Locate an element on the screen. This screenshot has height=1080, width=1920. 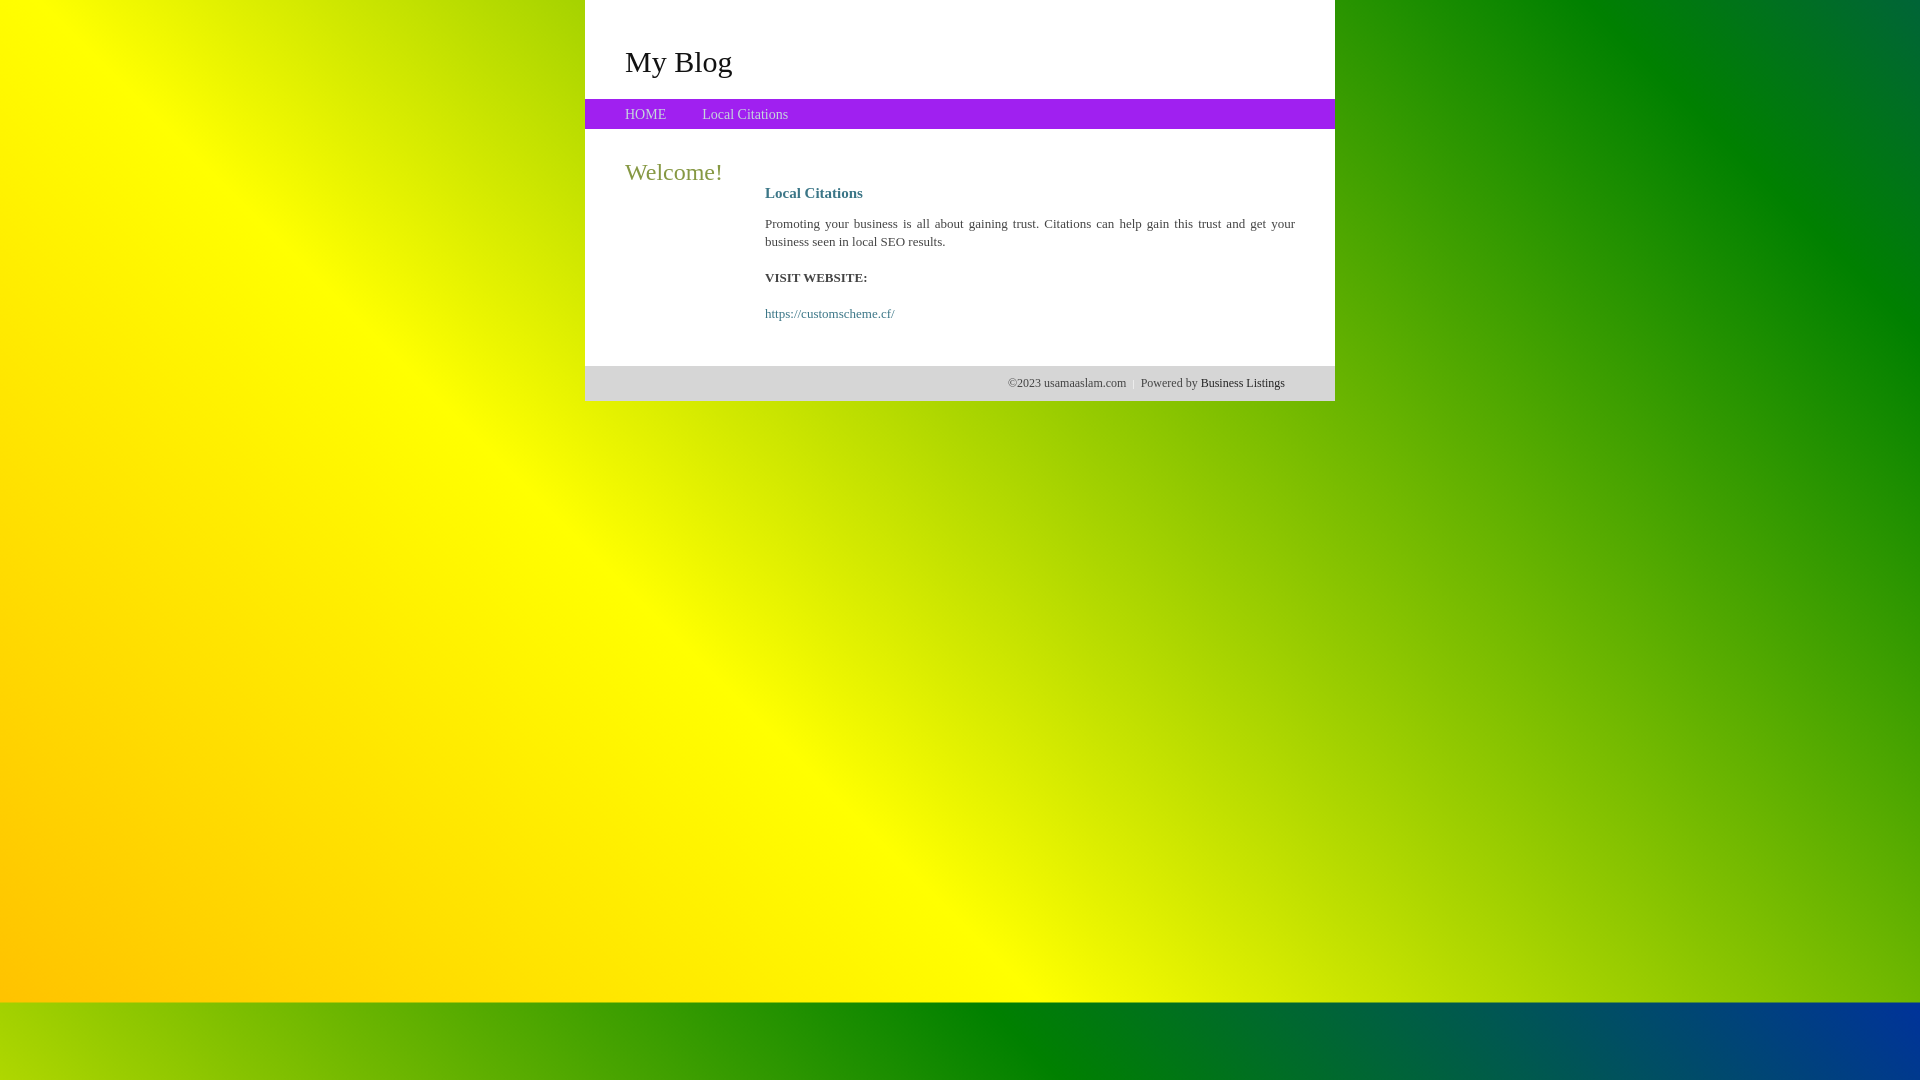
'HOME' is located at coordinates (645, 114).